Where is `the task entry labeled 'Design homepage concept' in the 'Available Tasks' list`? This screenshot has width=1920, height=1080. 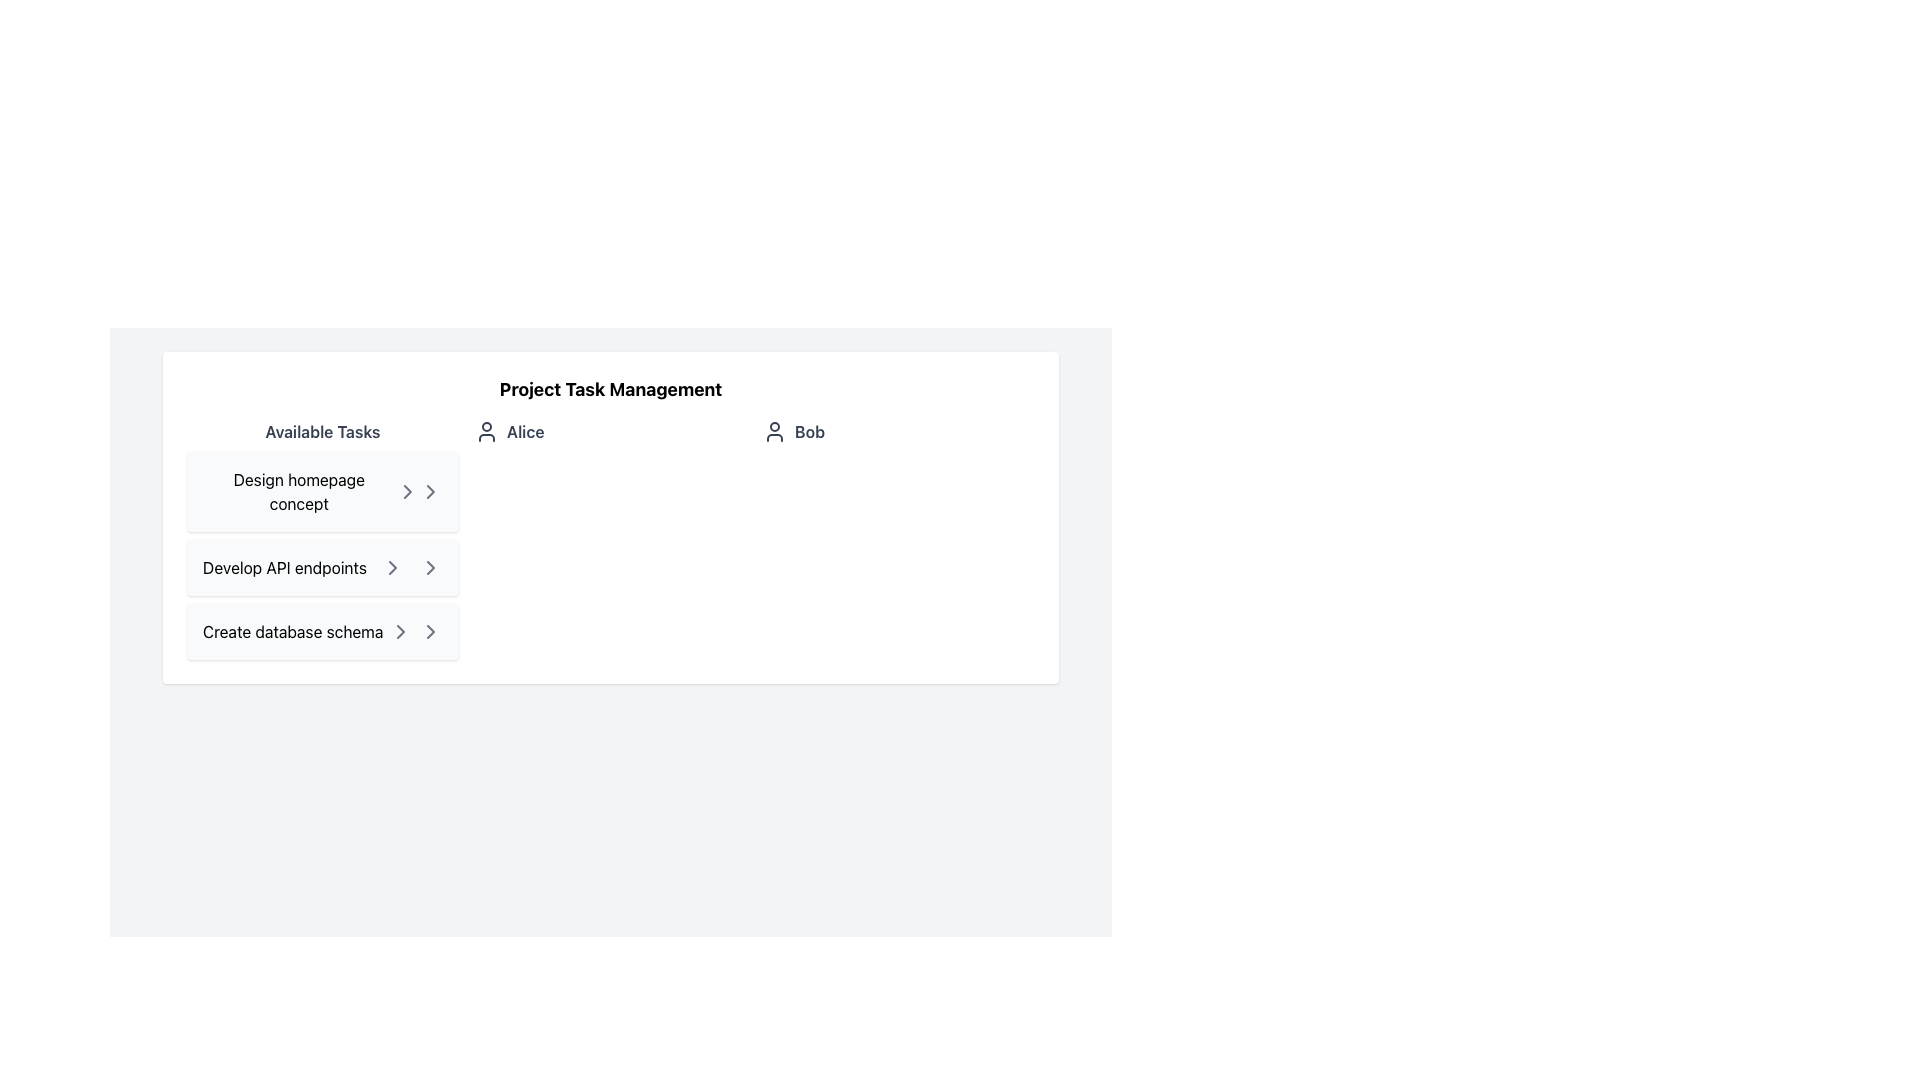
the task entry labeled 'Design homepage concept' in the 'Available Tasks' list is located at coordinates (322, 492).